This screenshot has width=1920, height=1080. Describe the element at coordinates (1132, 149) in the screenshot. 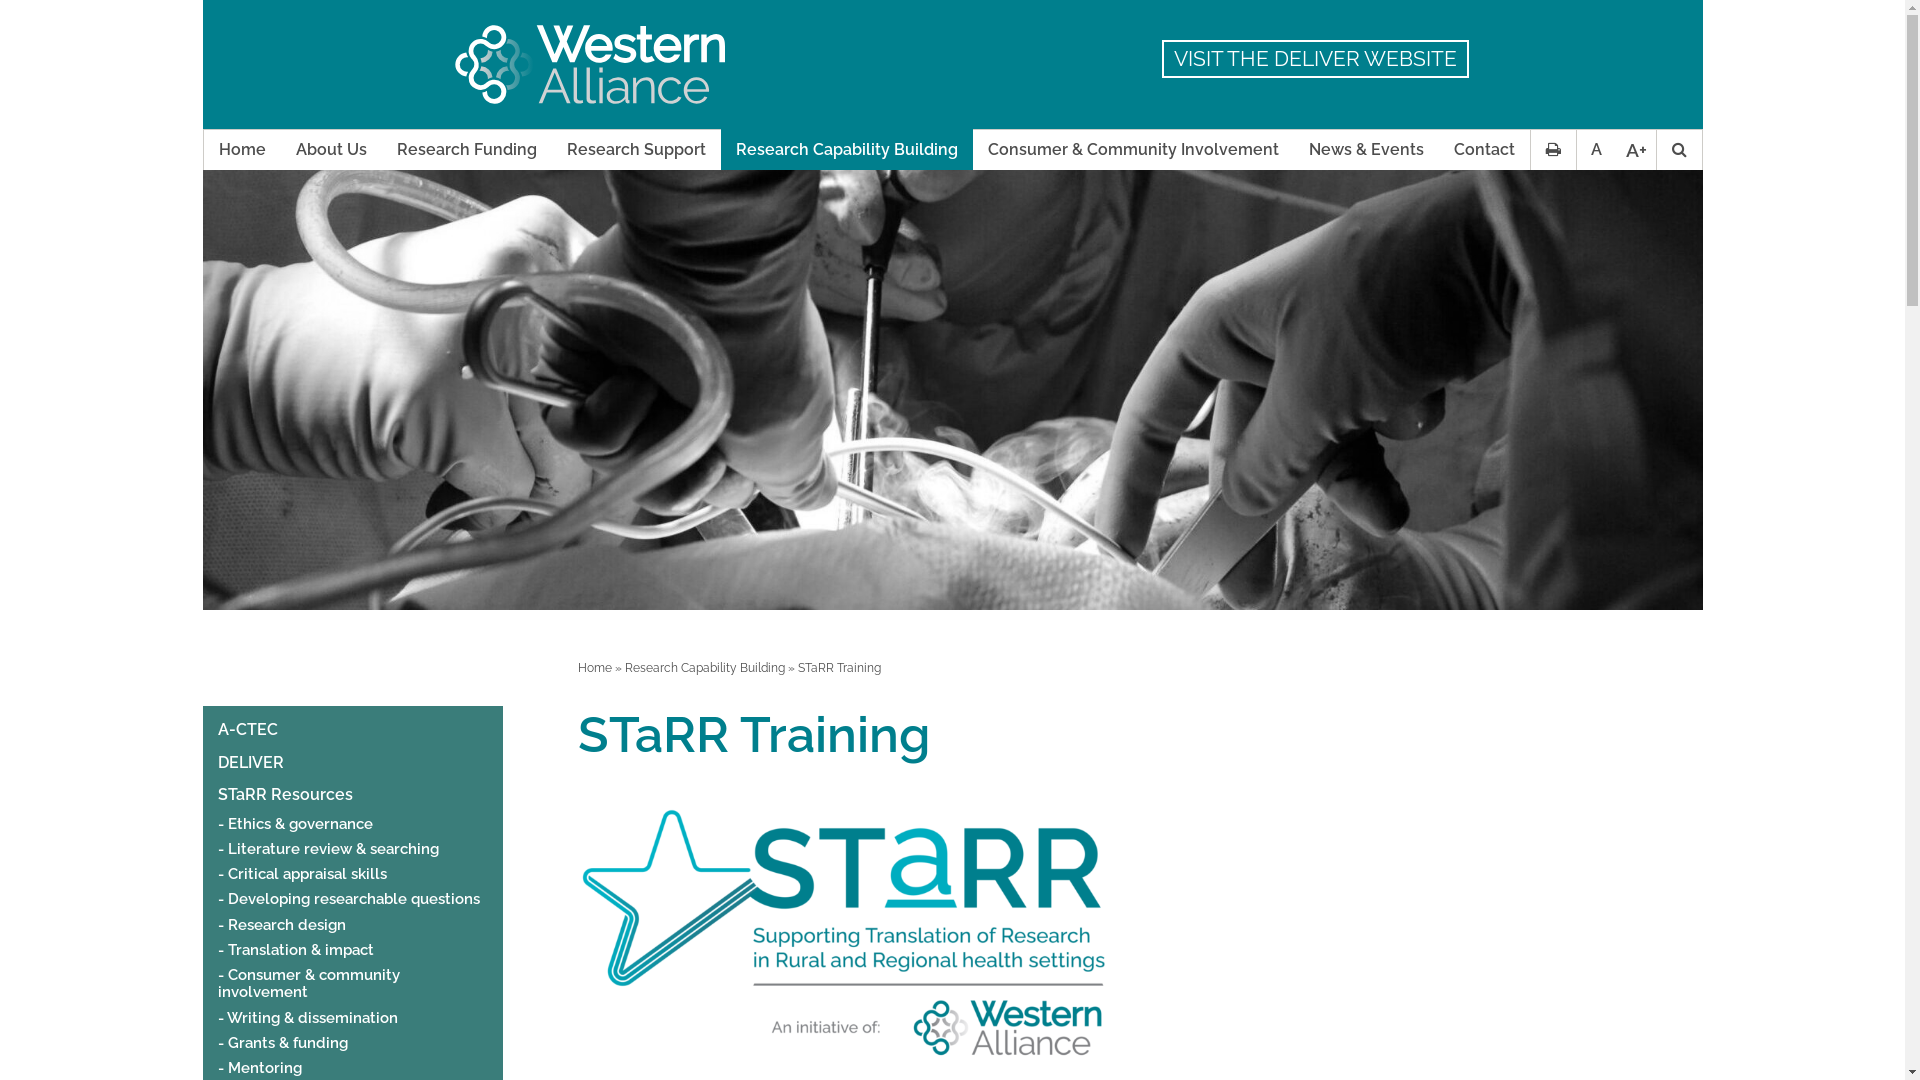

I see `'Consumer & Community Involvement'` at that location.